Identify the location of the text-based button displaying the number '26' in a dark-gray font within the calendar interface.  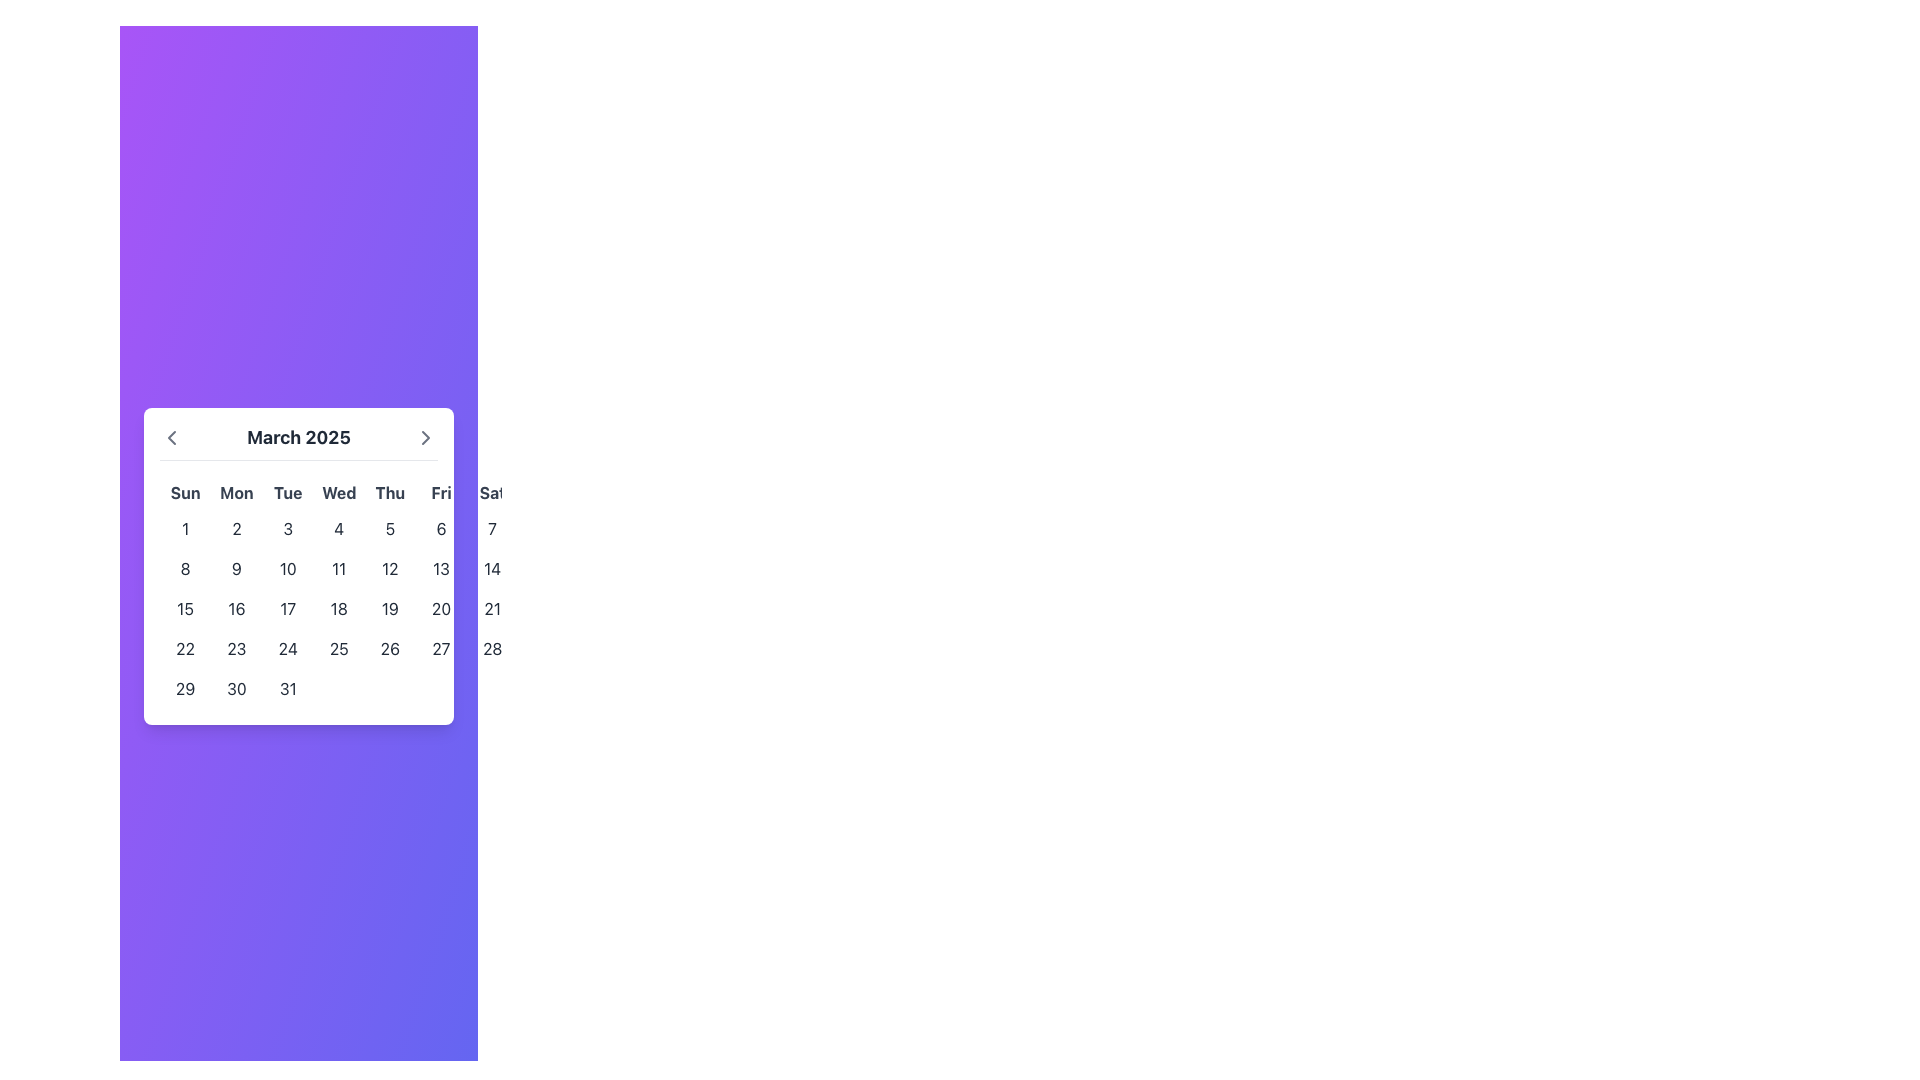
(390, 648).